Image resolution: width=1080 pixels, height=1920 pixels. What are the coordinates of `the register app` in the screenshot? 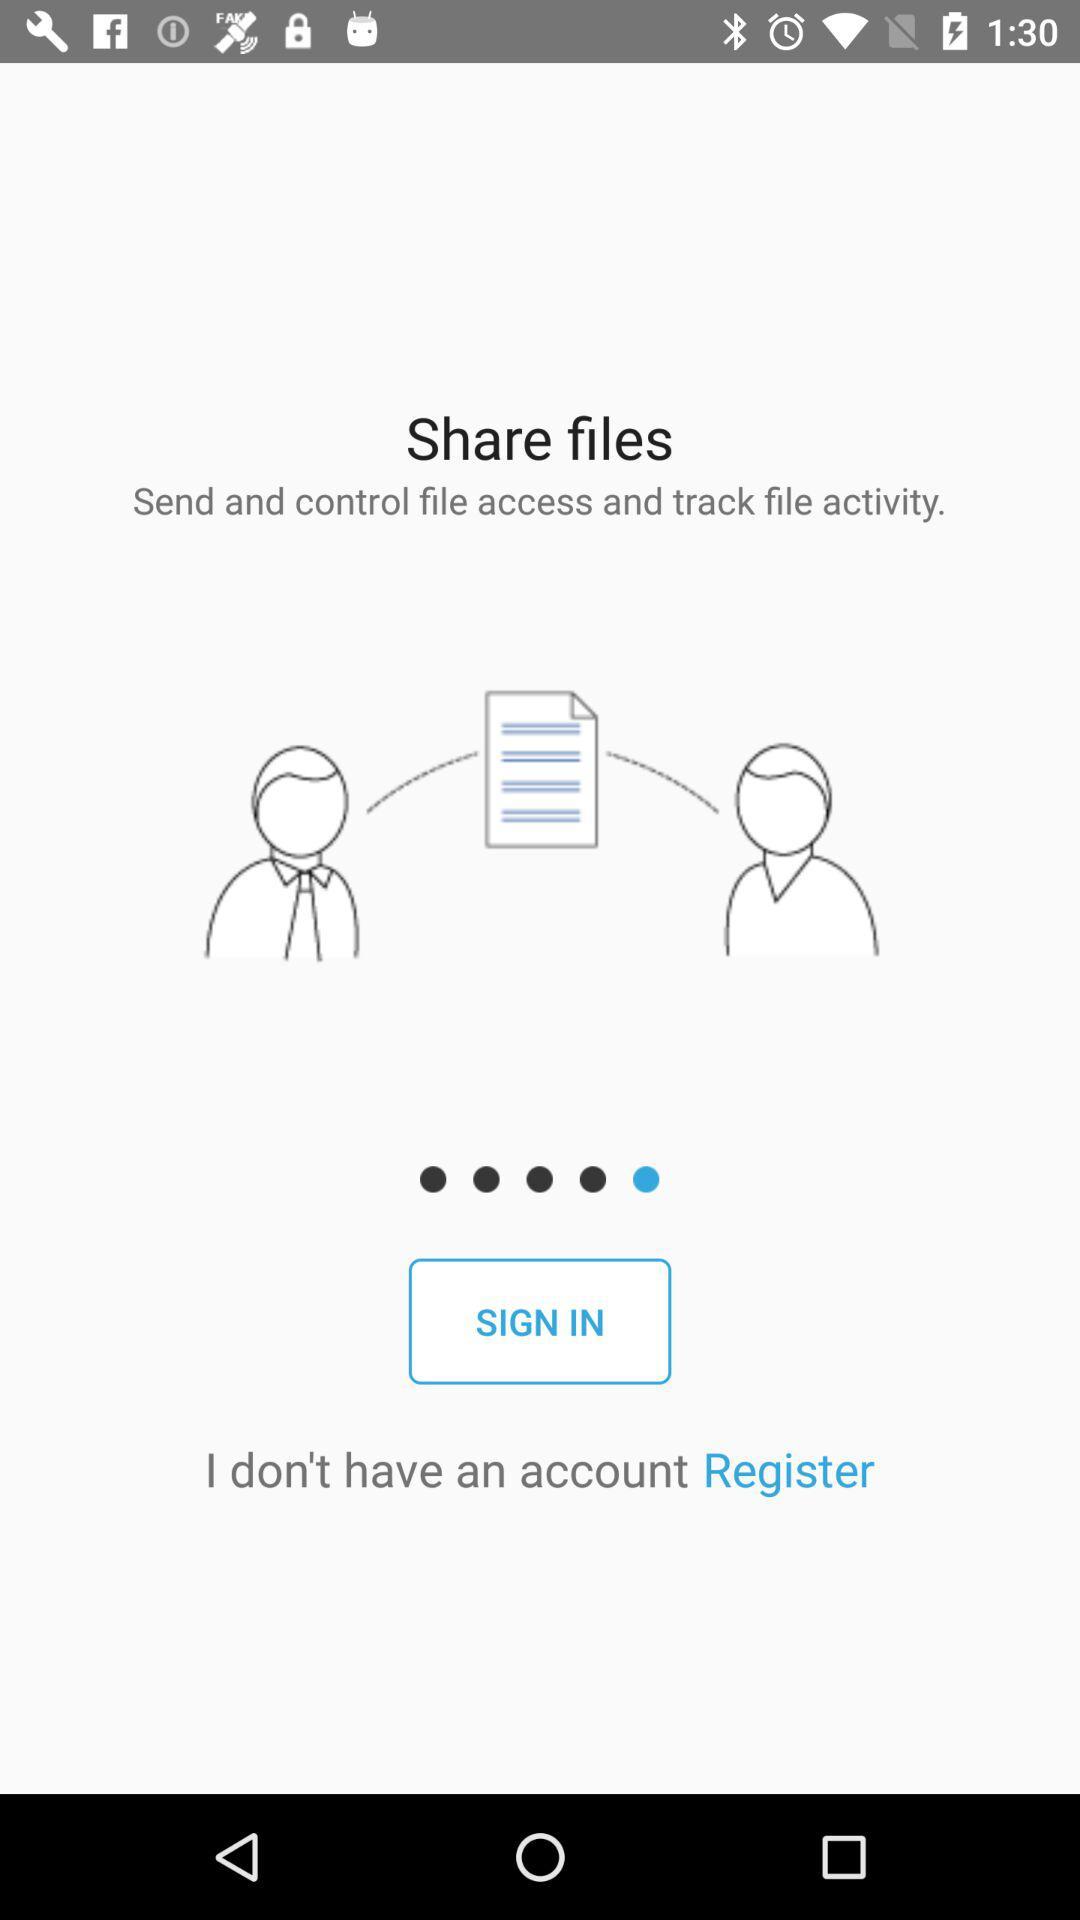 It's located at (787, 1468).